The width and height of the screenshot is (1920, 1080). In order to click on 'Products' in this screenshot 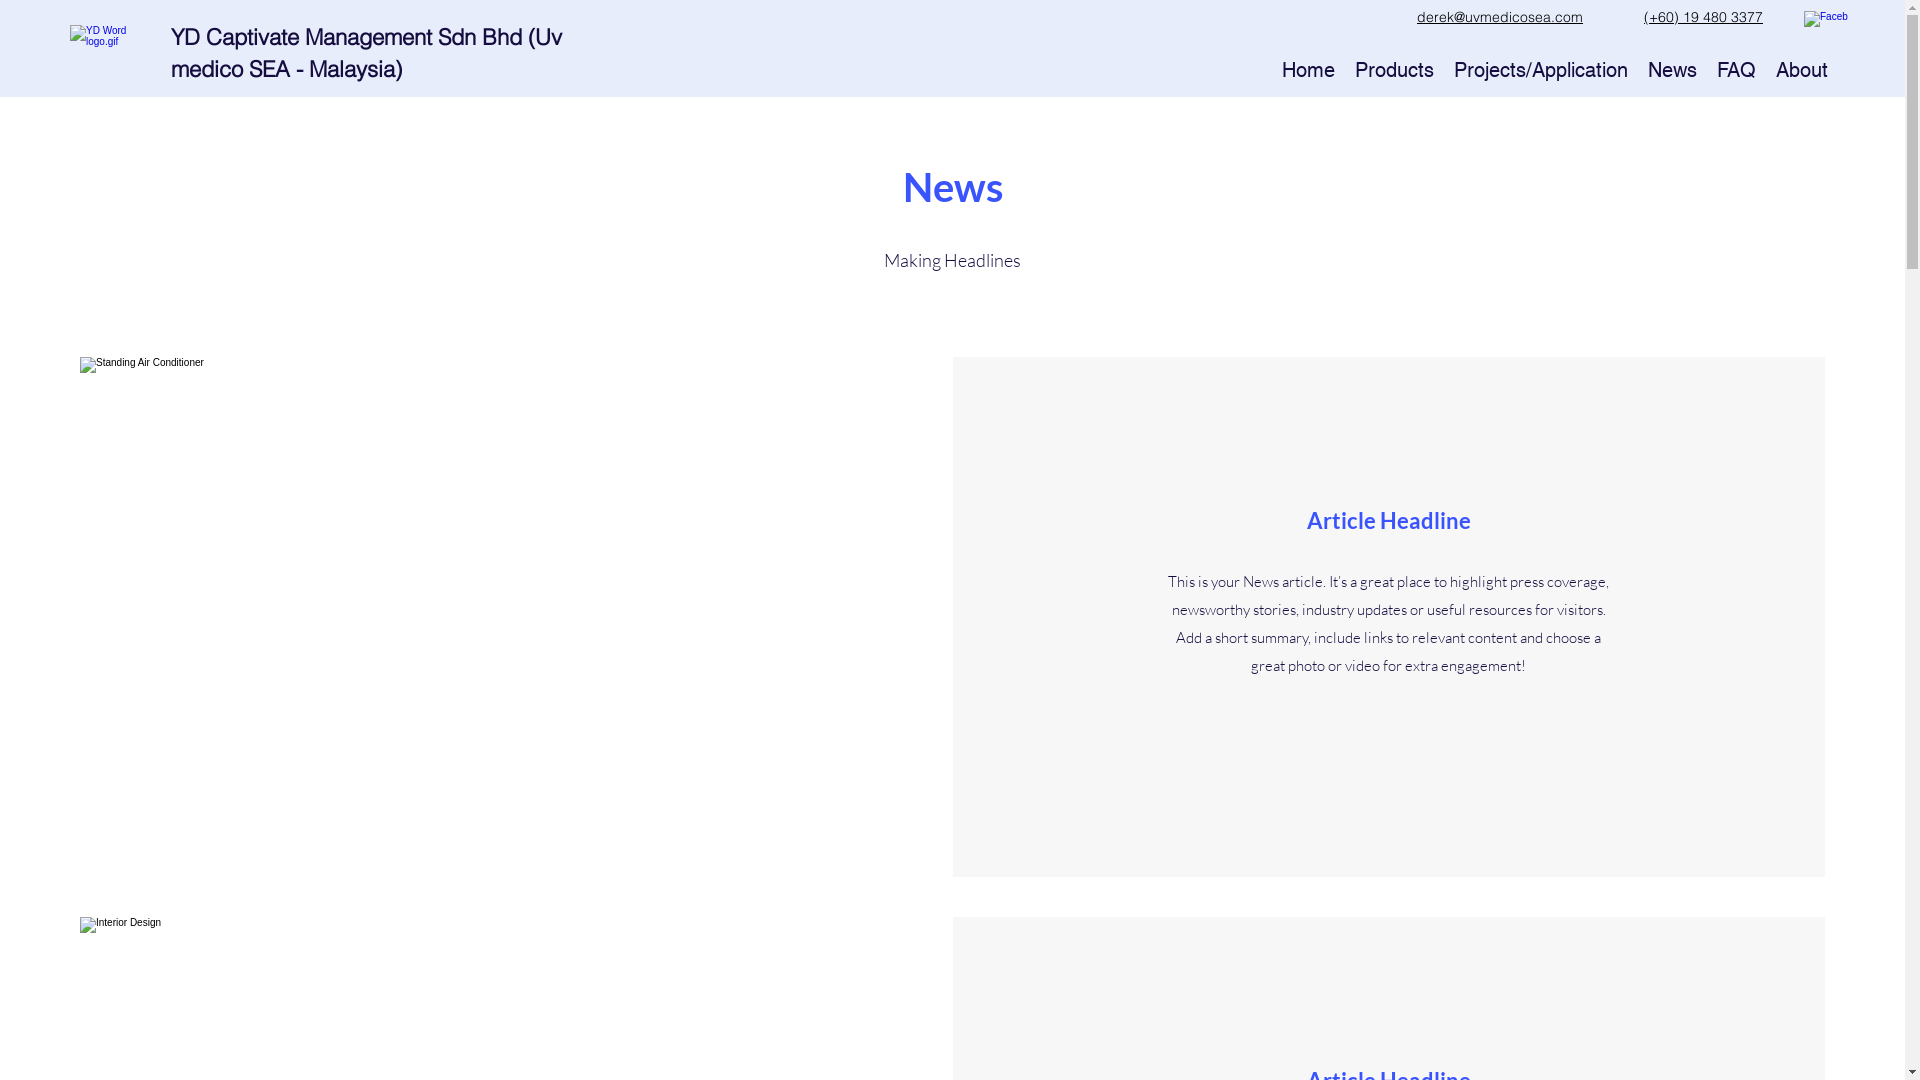, I will do `click(1393, 68)`.